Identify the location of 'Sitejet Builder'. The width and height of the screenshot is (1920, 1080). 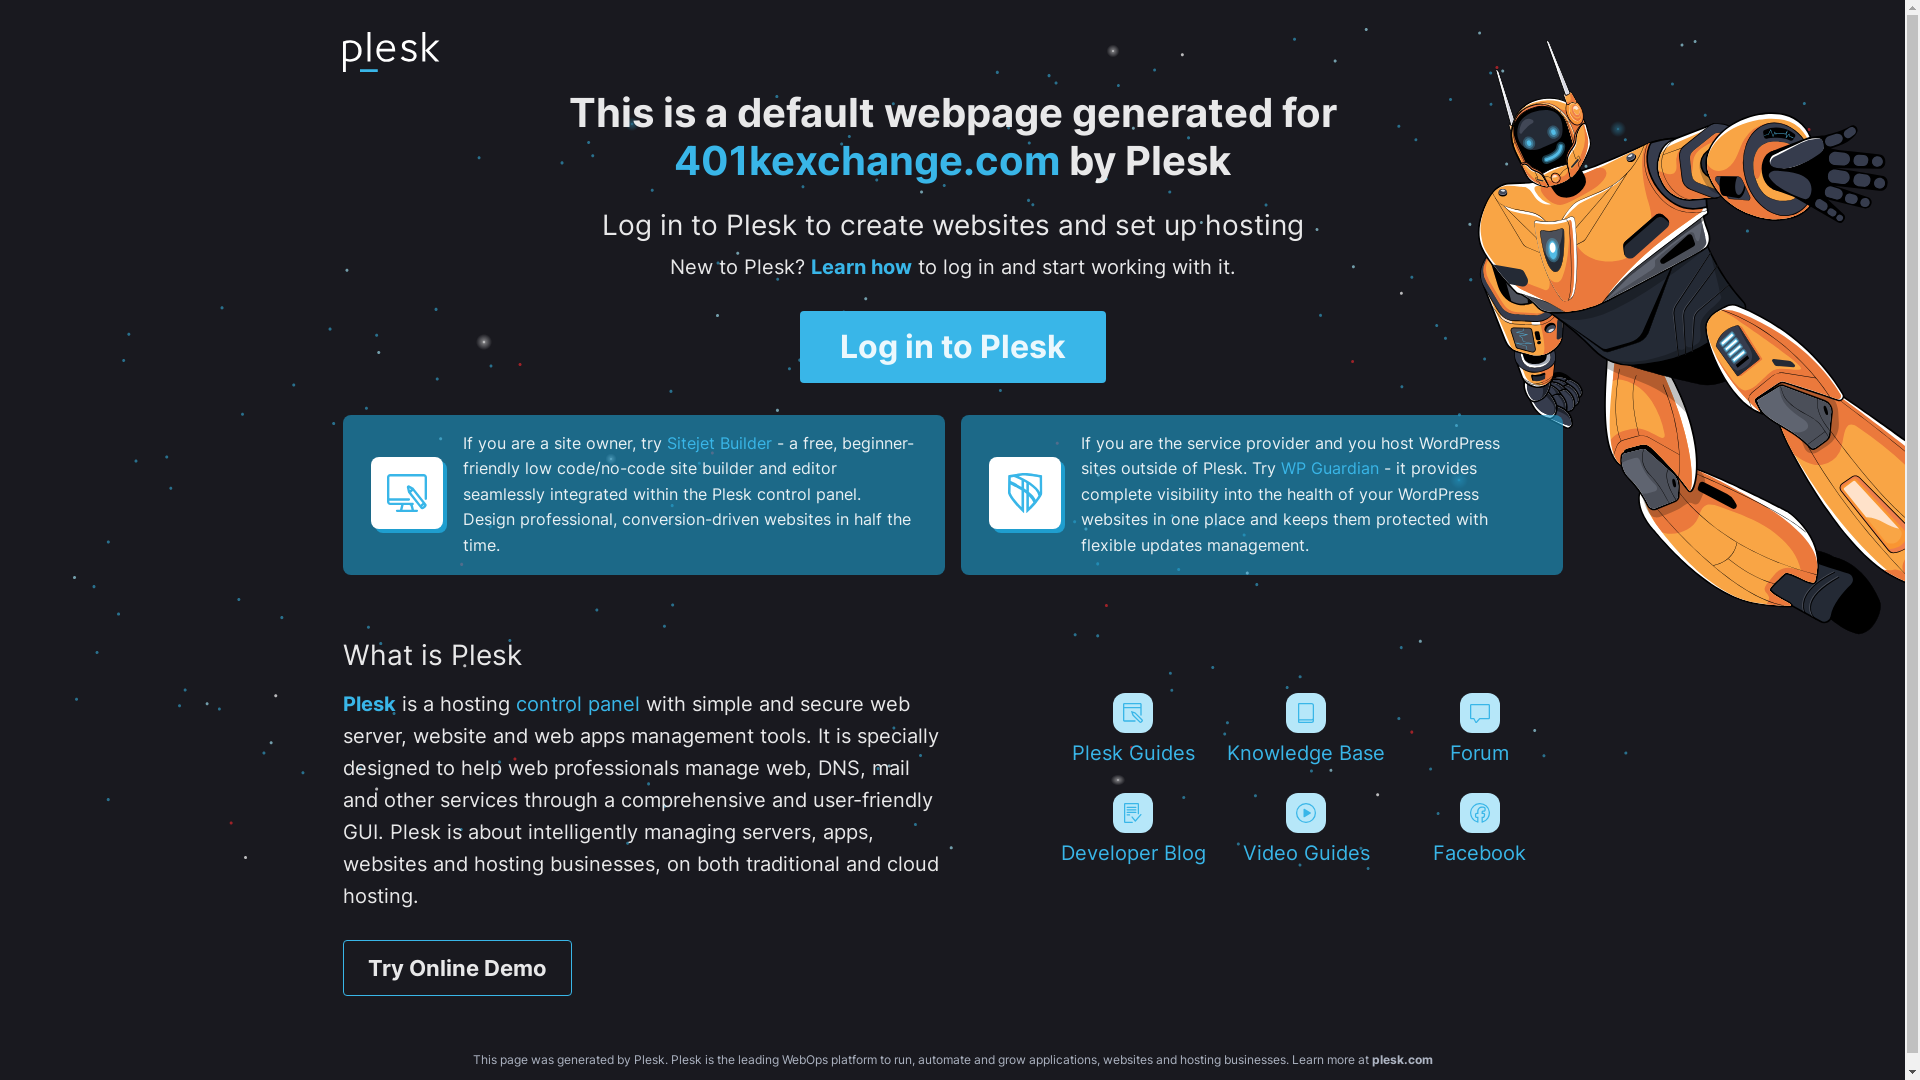
(718, 442).